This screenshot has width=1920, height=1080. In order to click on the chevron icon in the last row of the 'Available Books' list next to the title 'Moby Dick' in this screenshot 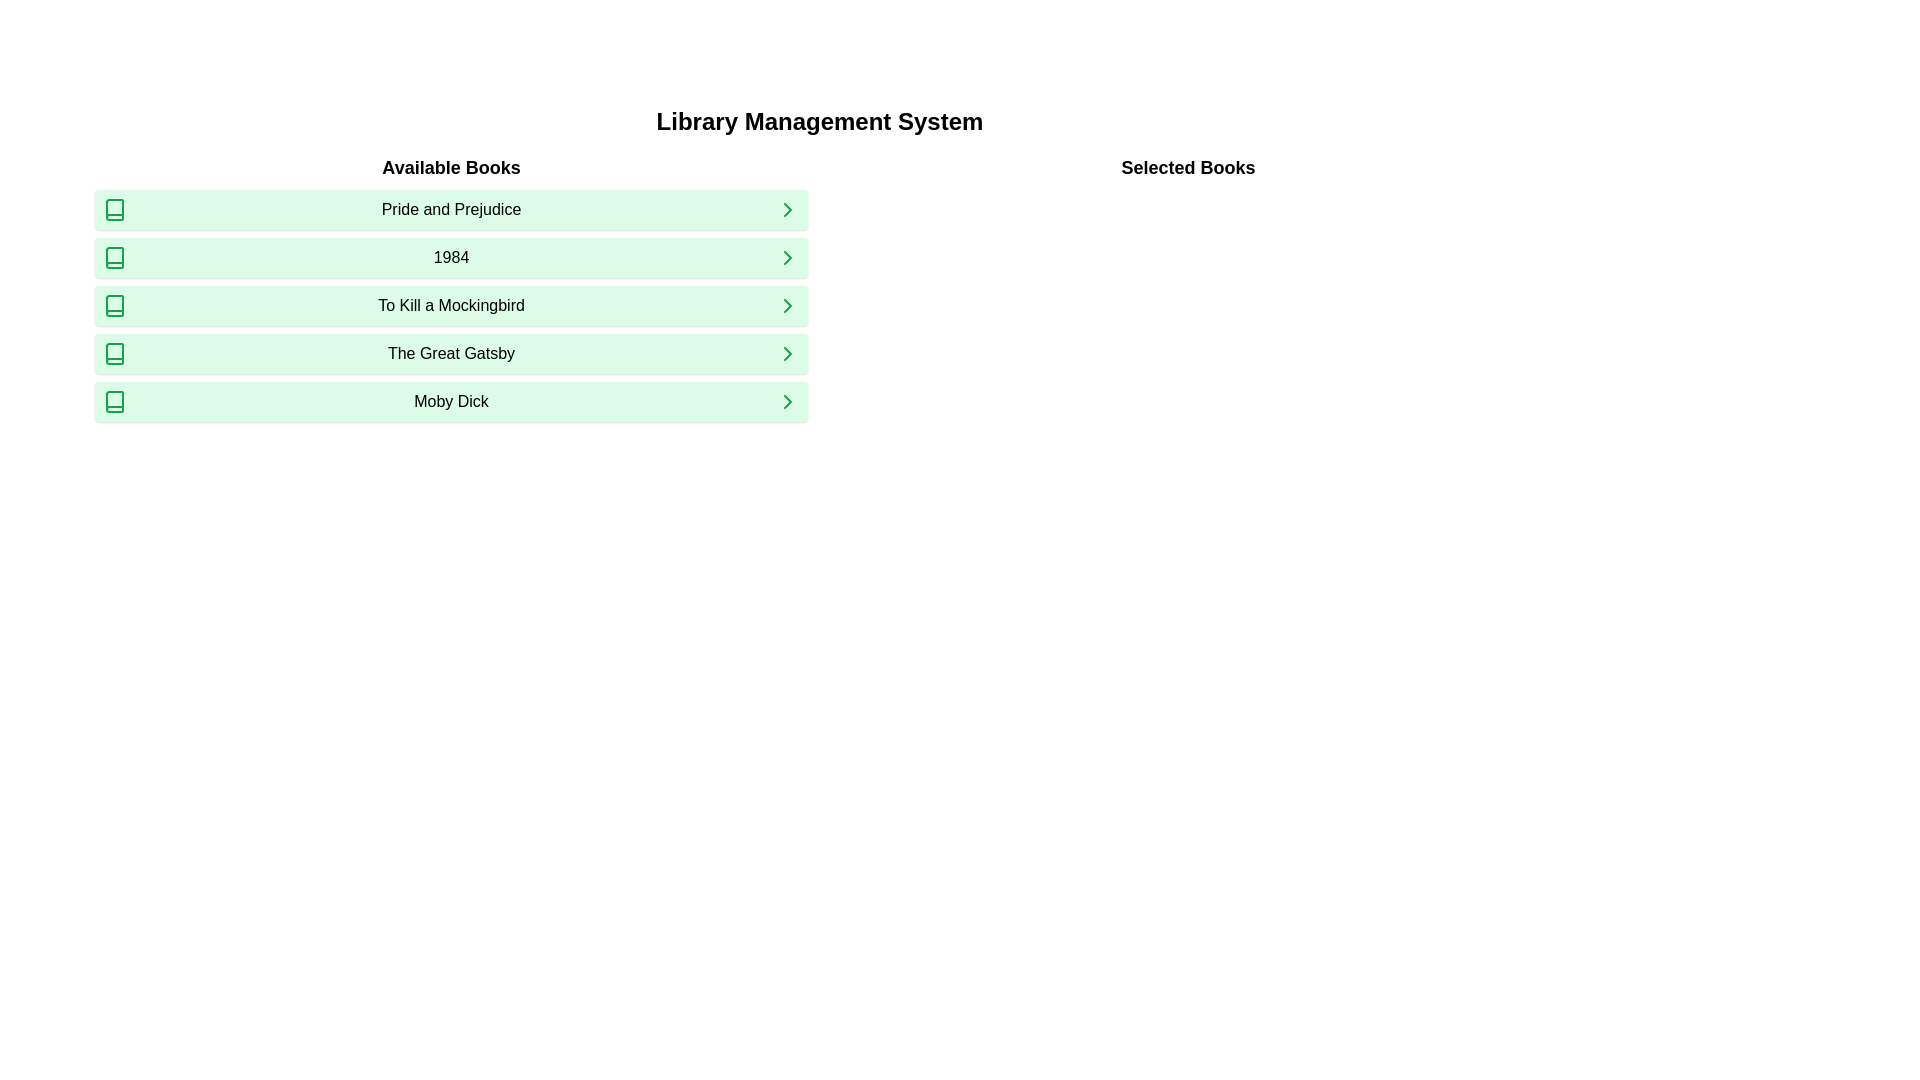, I will do `click(786, 401)`.